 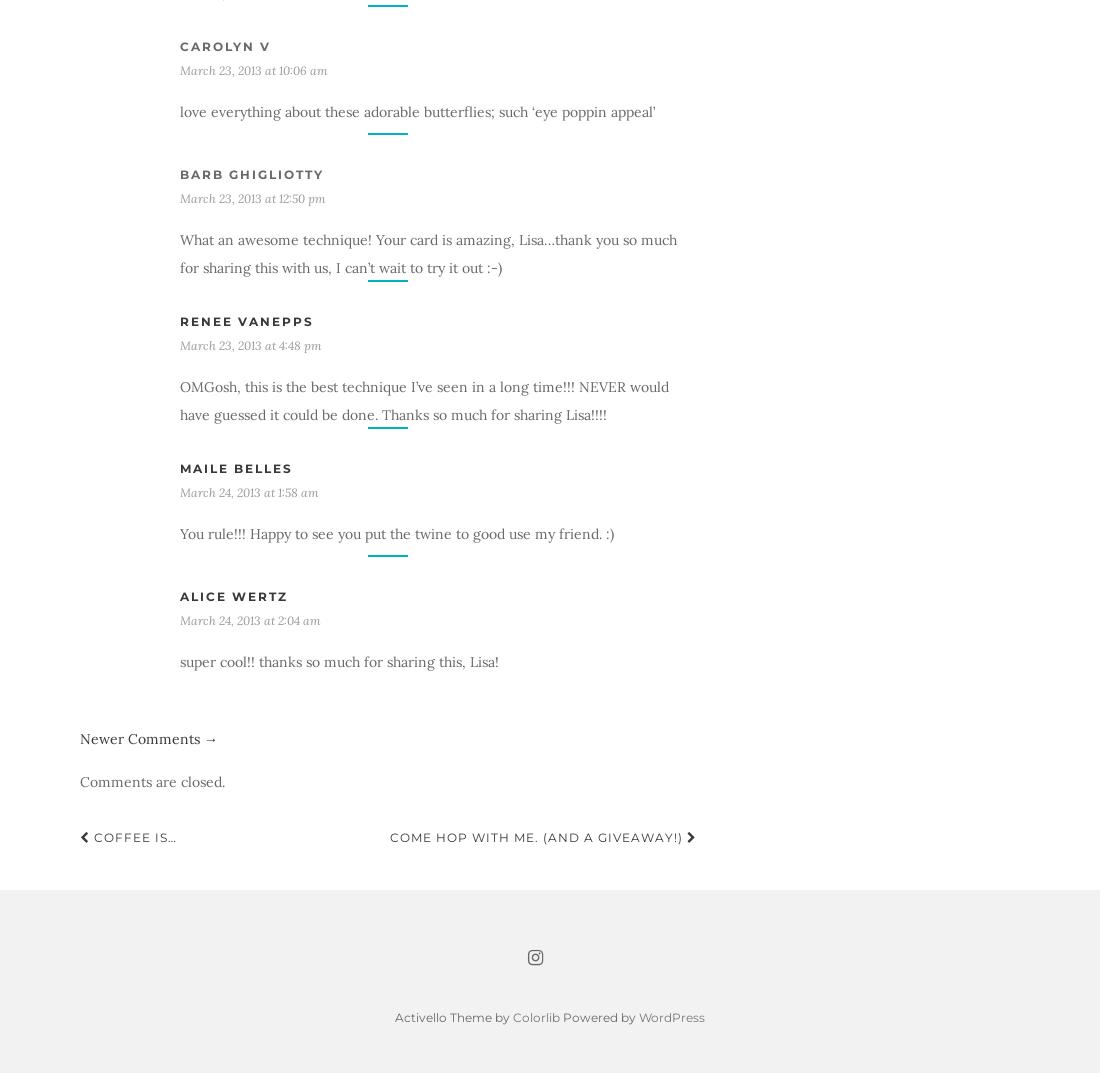 I want to click on 'Barb Ghigliotty', so click(x=252, y=172).